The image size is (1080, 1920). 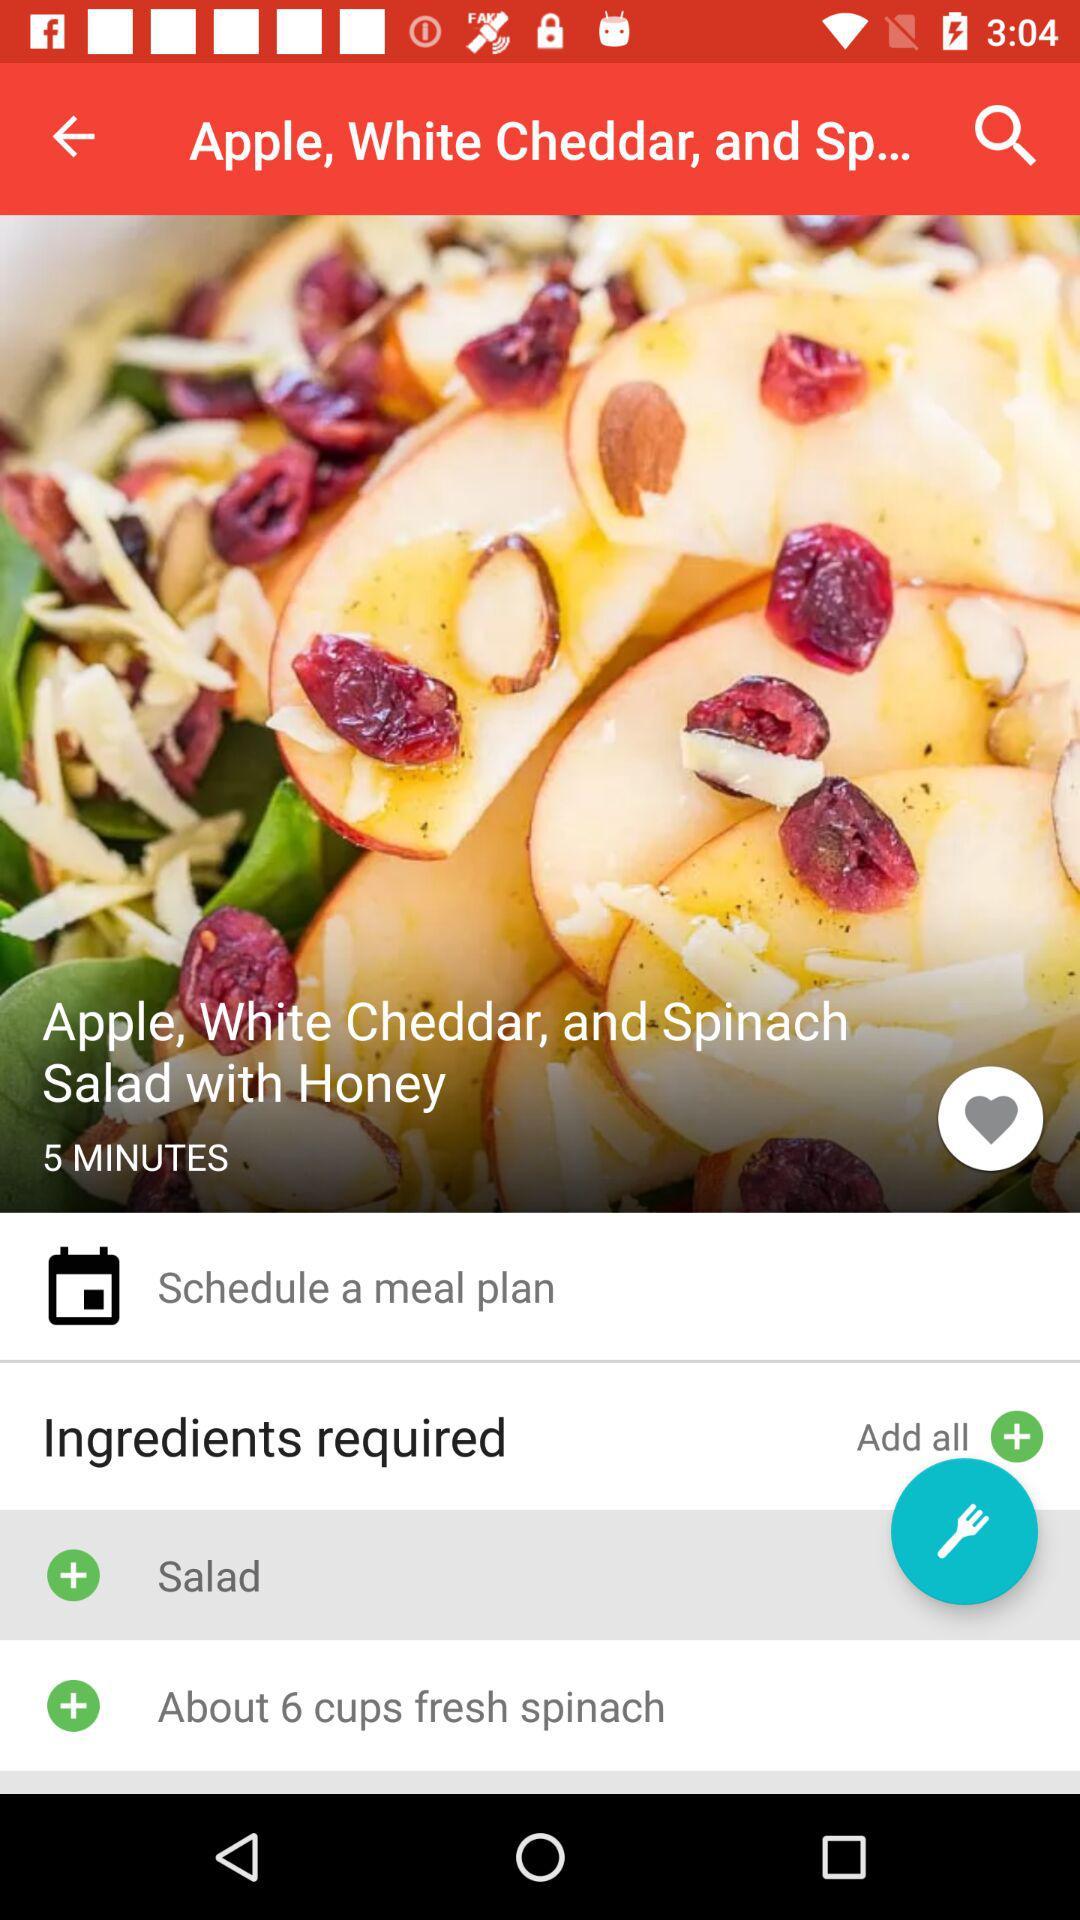 What do you see at coordinates (963, 1530) in the screenshot?
I see `item above the about 6 cups item` at bounding box center [963, 1530].